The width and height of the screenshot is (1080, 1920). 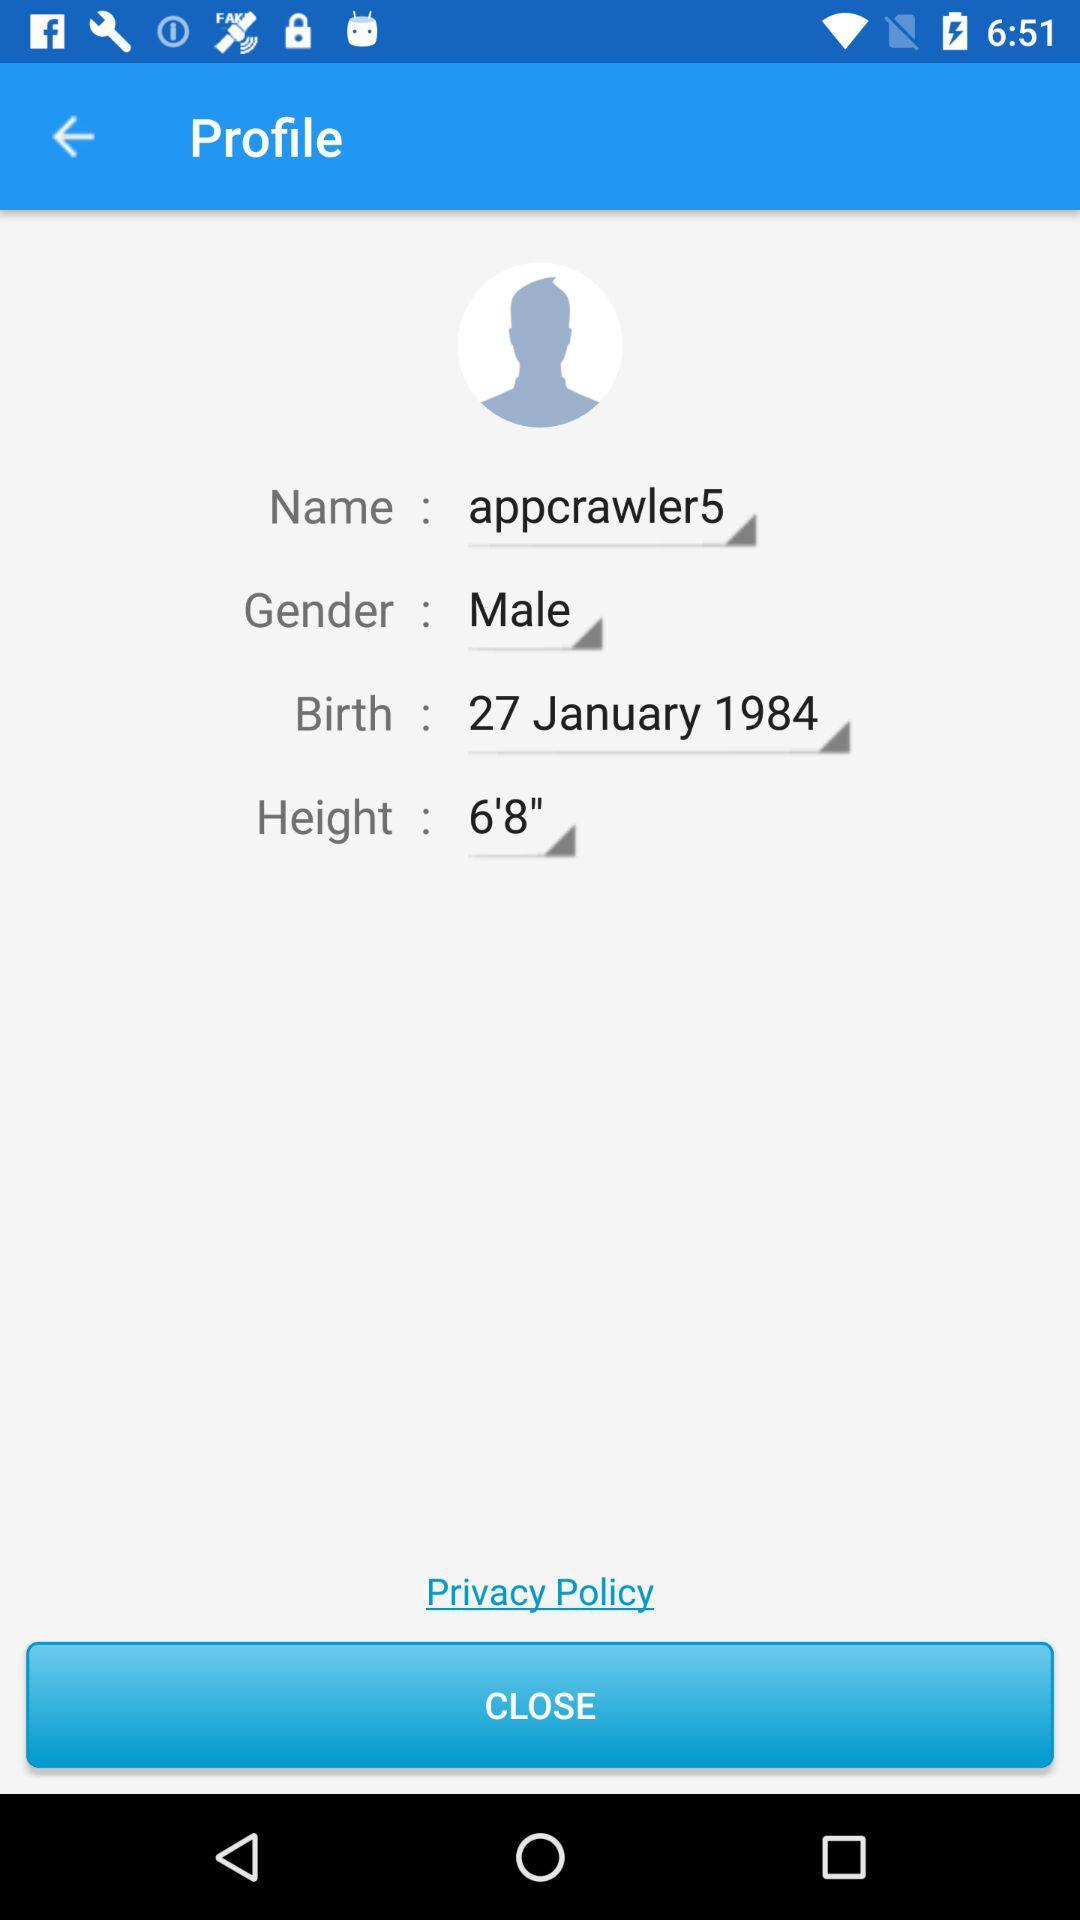 What do you see at coordinates (72, 135) in the screenshot?
I see `the item above name icon` at bounding box center [72, 135].